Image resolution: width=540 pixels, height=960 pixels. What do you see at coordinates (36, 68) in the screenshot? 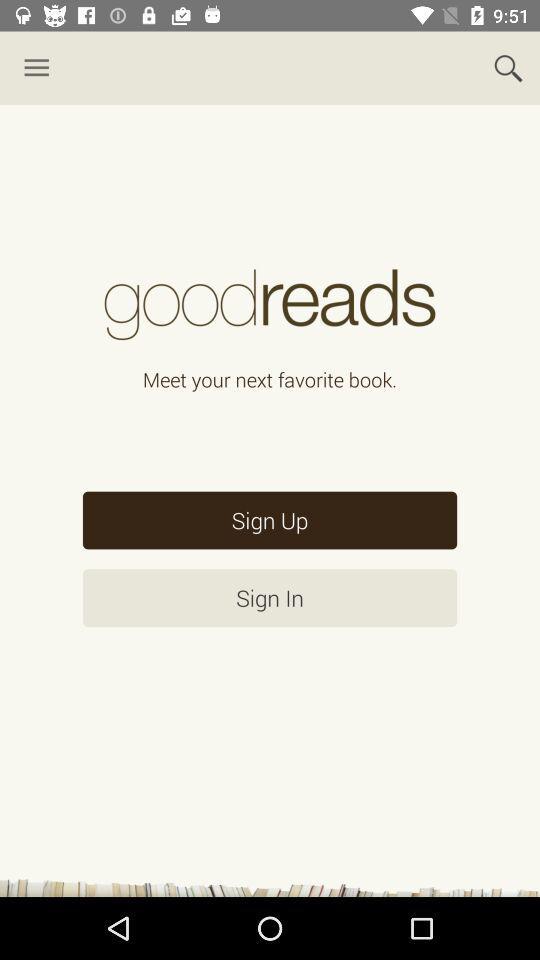
I see `the icon at the top left corner` at bounding box center [36, 68].